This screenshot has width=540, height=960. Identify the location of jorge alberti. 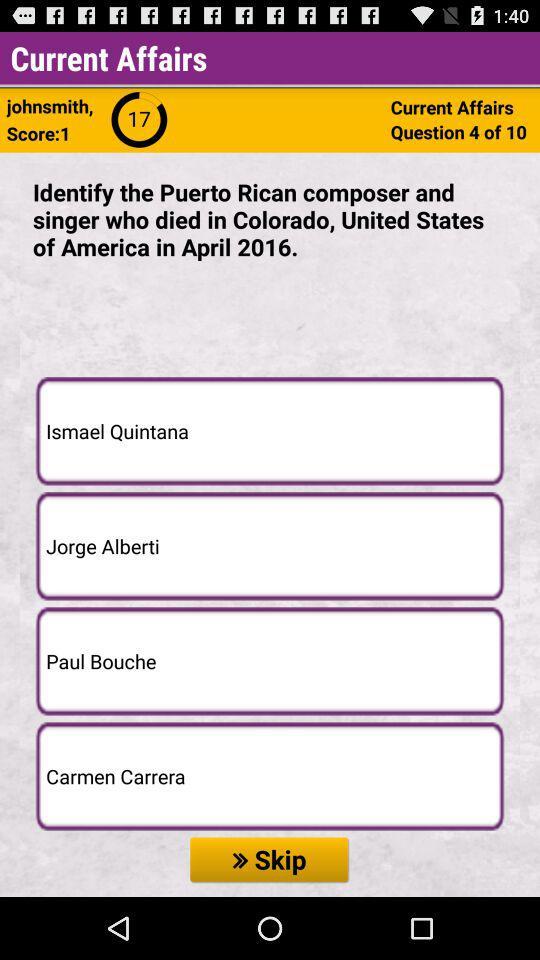
(270, 546).